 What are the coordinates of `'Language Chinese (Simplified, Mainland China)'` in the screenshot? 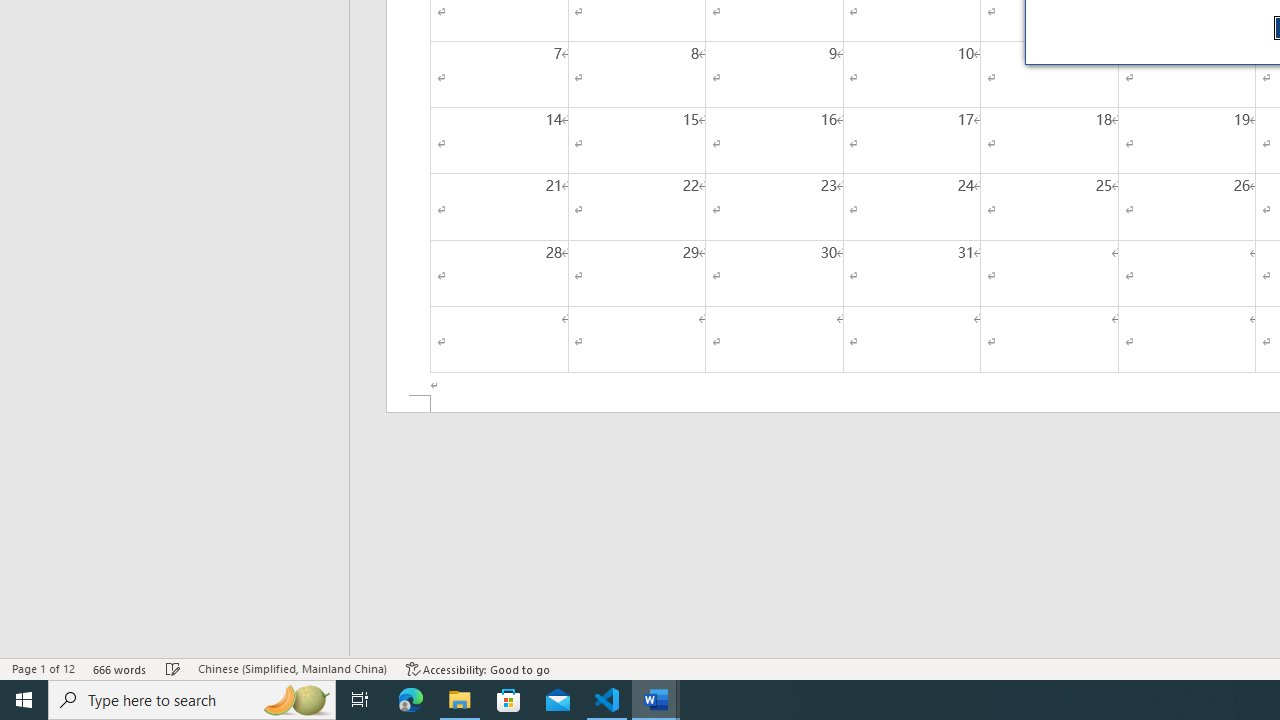 It's located at (291, 669).